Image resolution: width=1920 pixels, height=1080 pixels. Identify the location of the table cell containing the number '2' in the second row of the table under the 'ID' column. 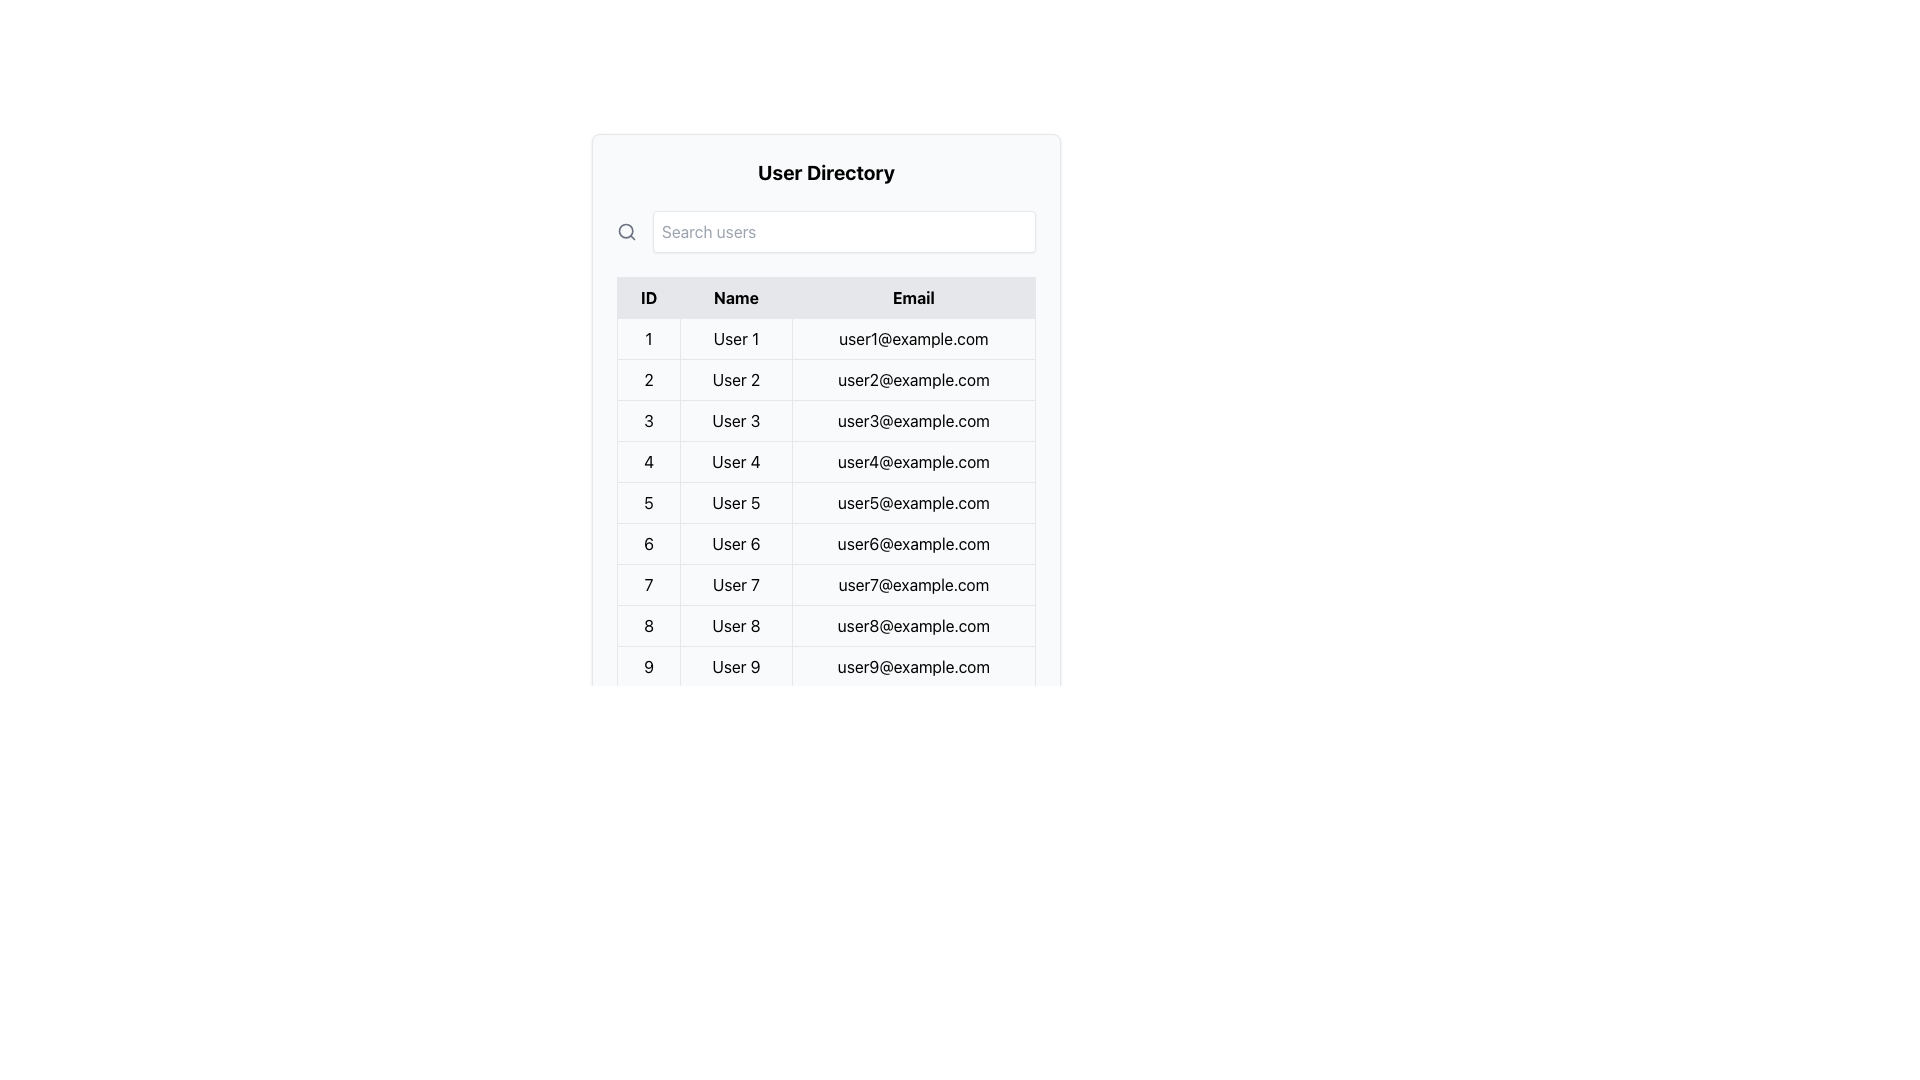
(648, 380).